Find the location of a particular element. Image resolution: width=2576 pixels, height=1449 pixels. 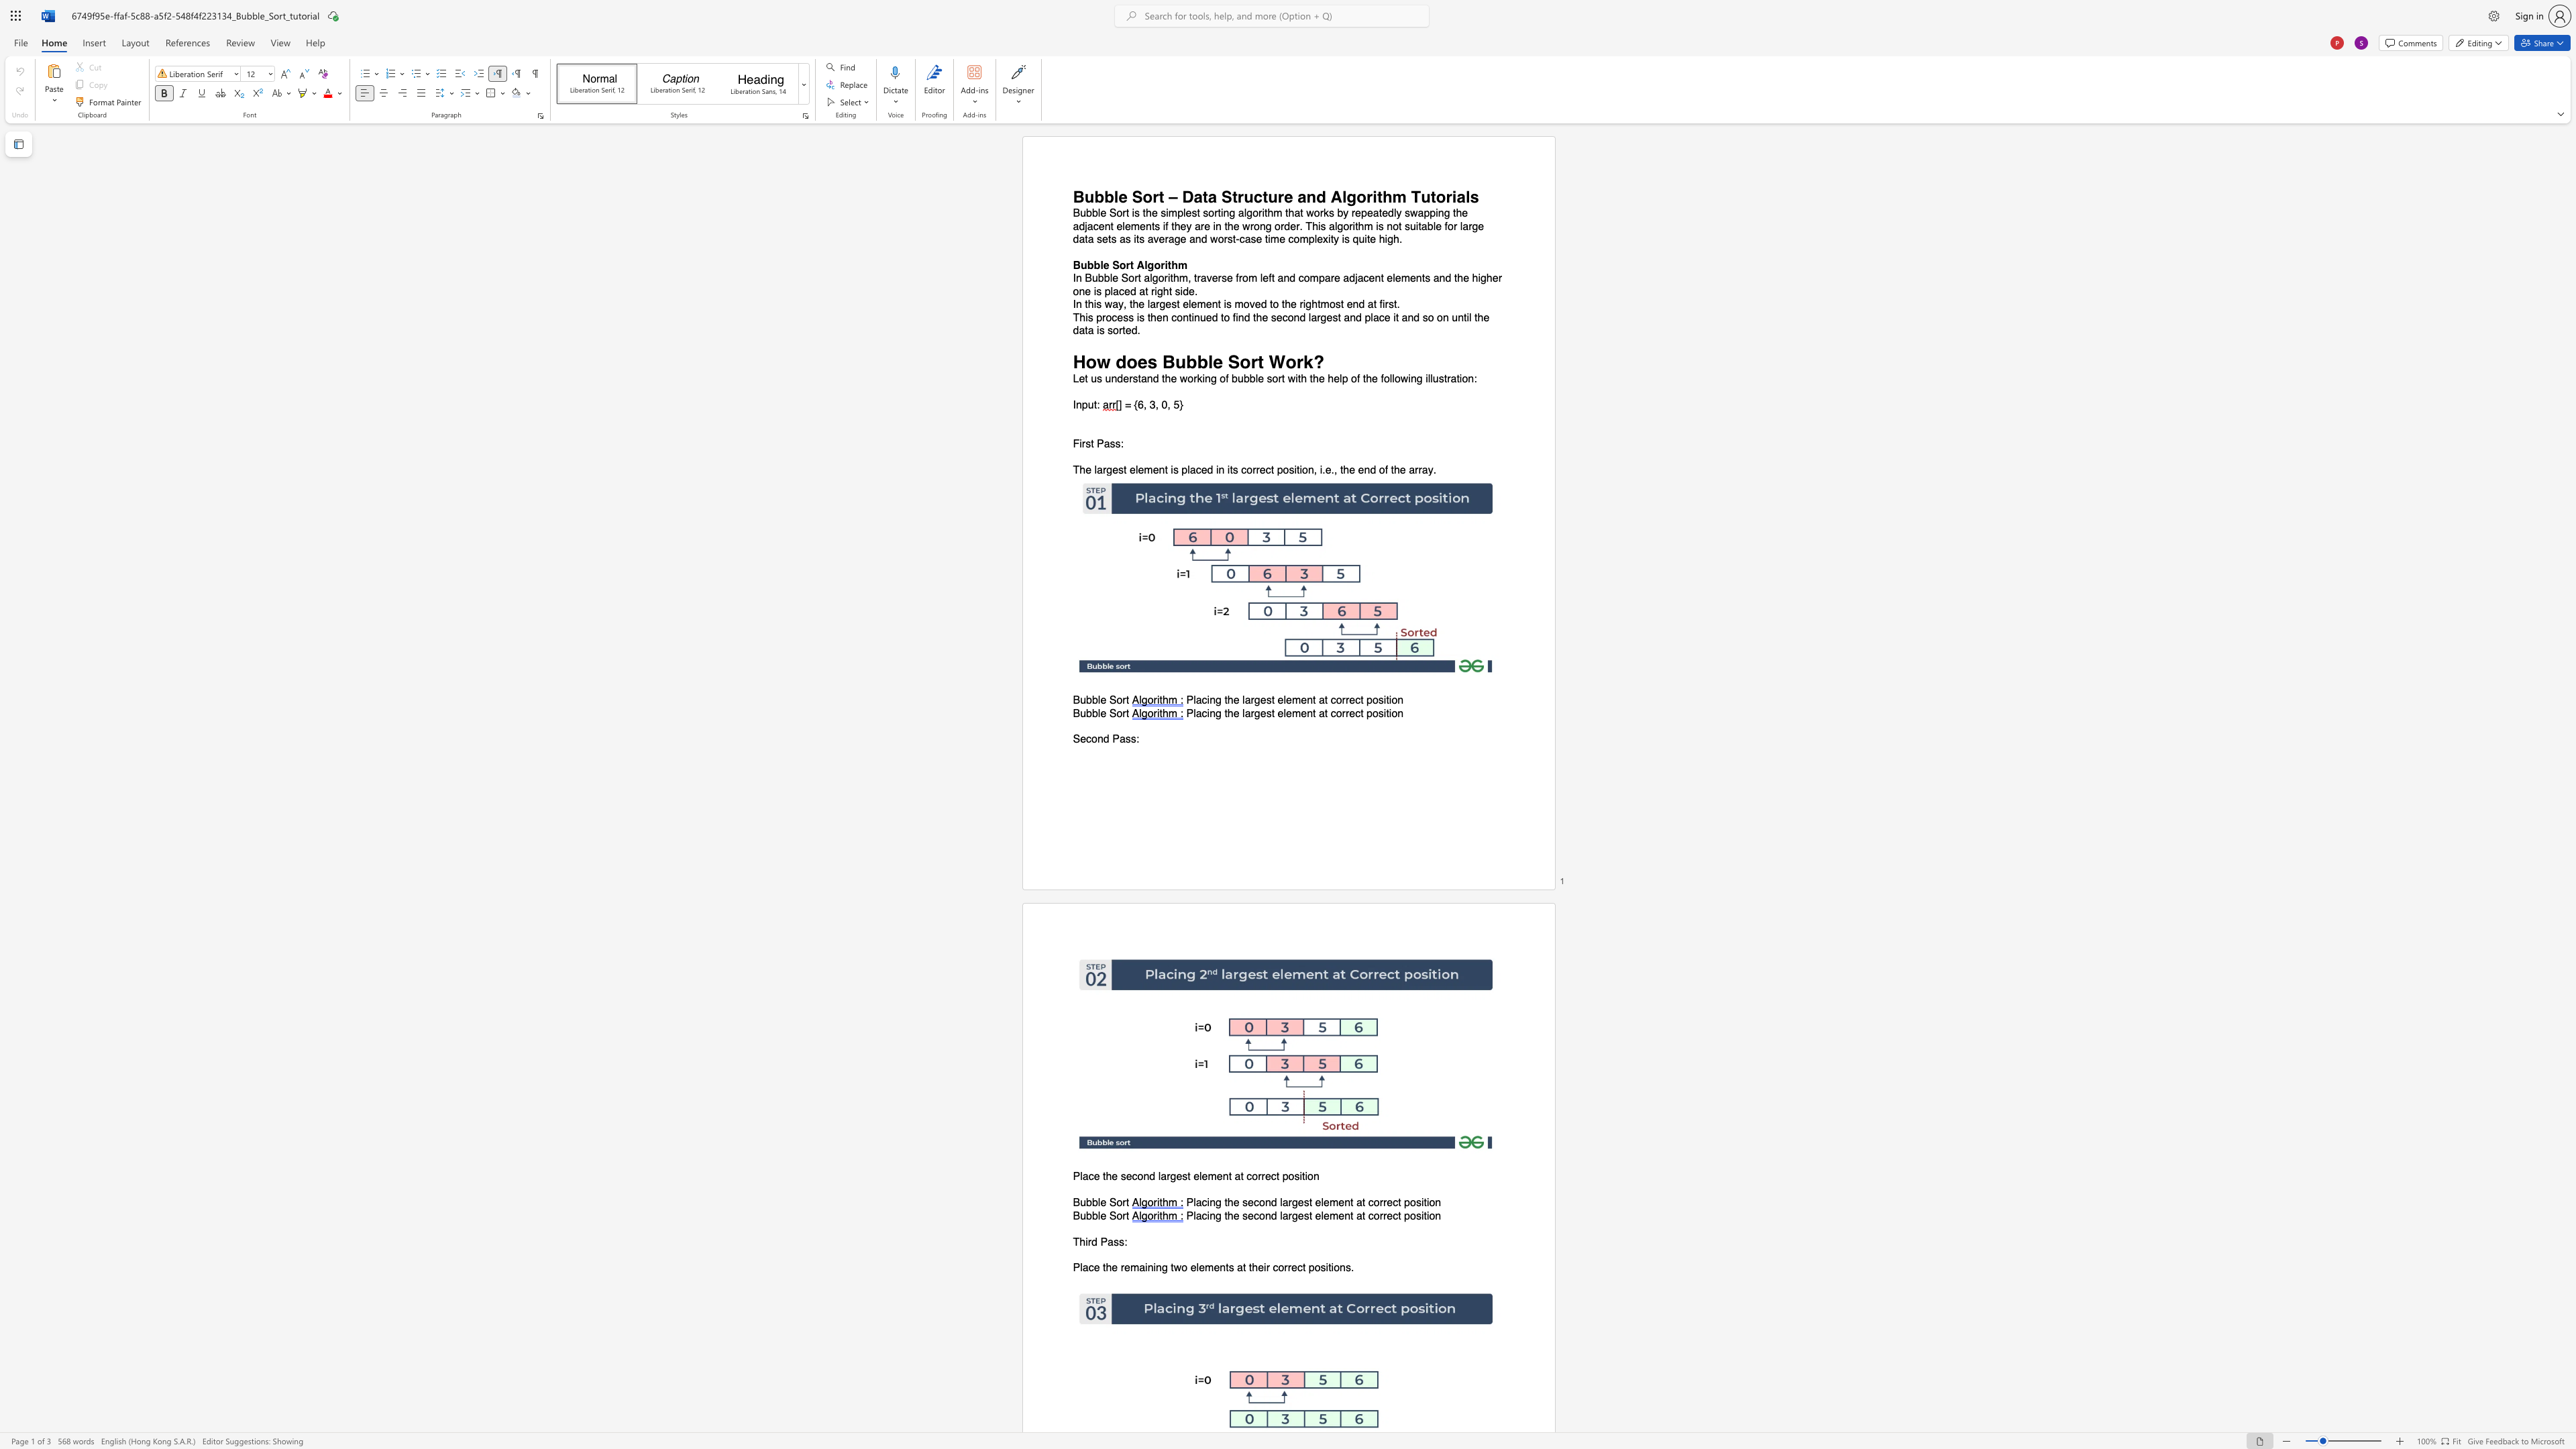

the 4th character "s" in the text is located at coordinates (1338, 304).